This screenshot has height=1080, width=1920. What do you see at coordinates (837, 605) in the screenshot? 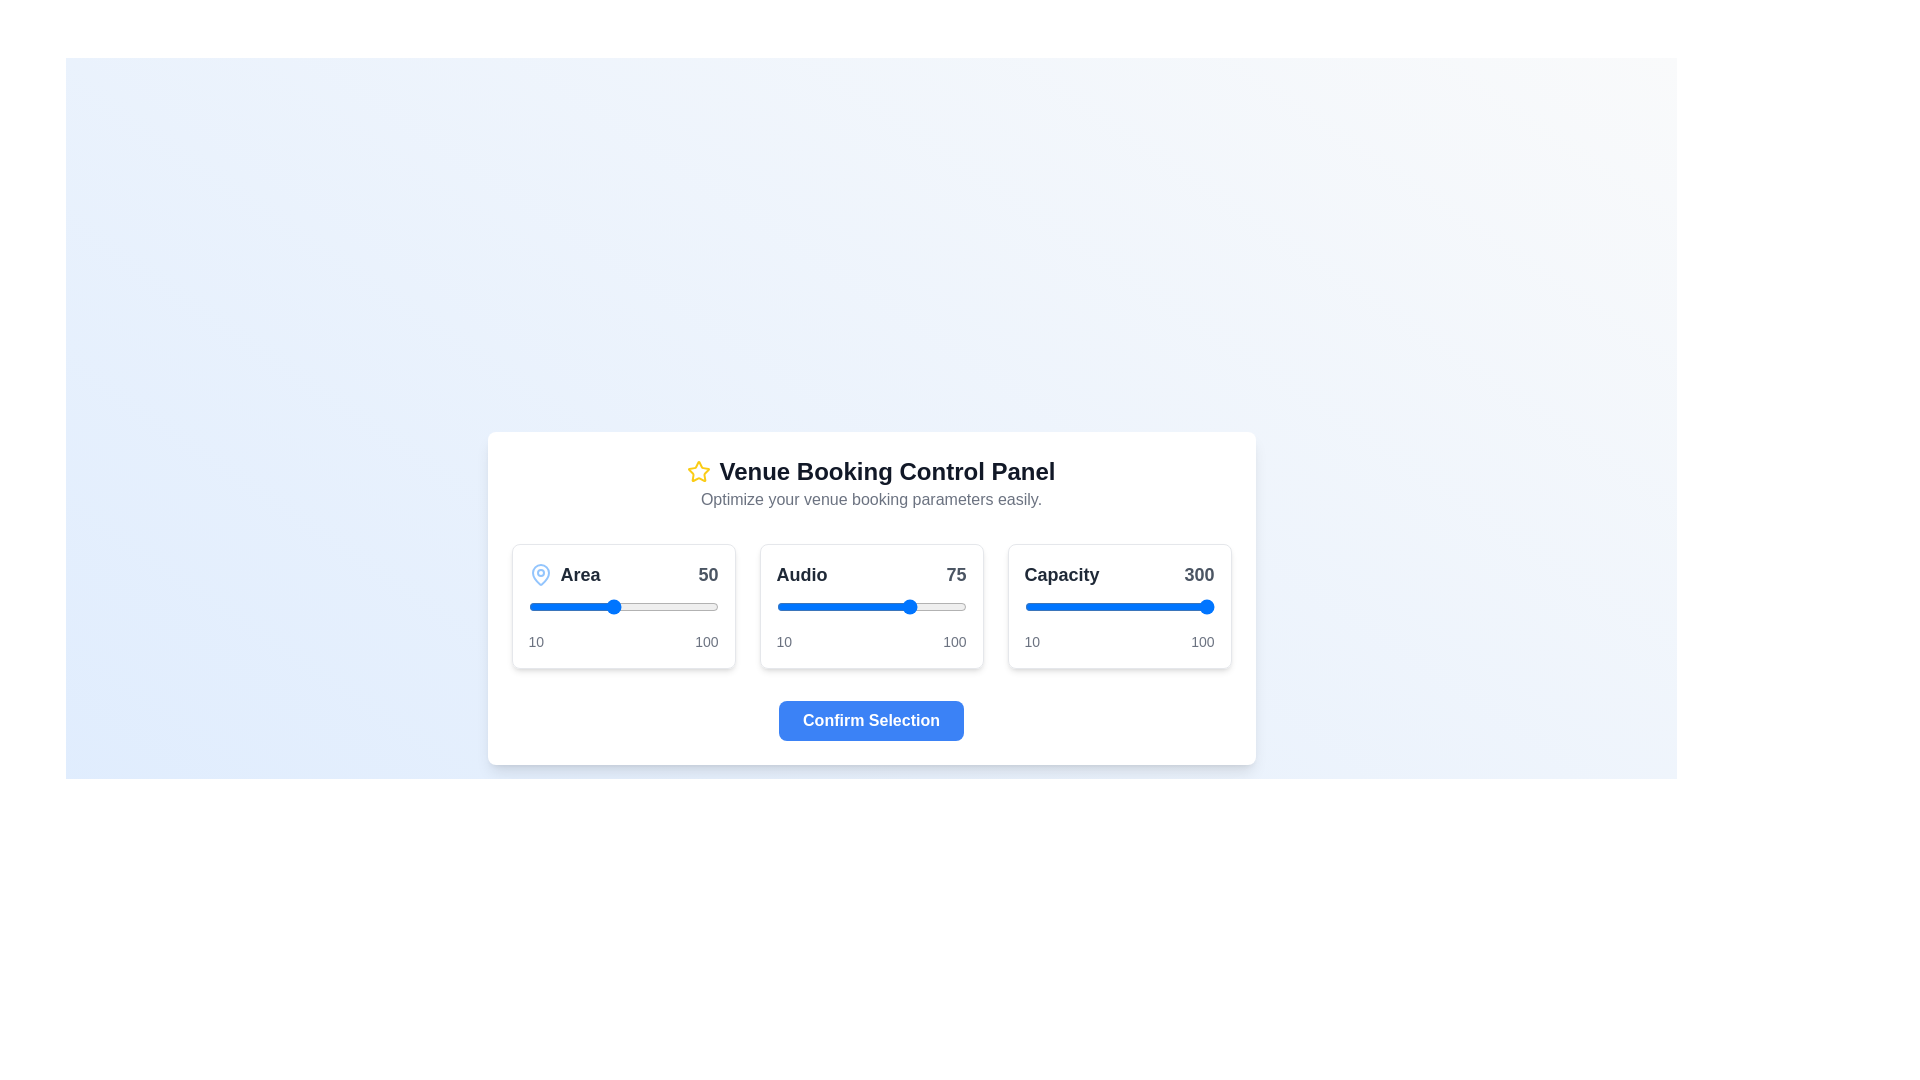
I see `the audio level` at bounding box center [837, 605].